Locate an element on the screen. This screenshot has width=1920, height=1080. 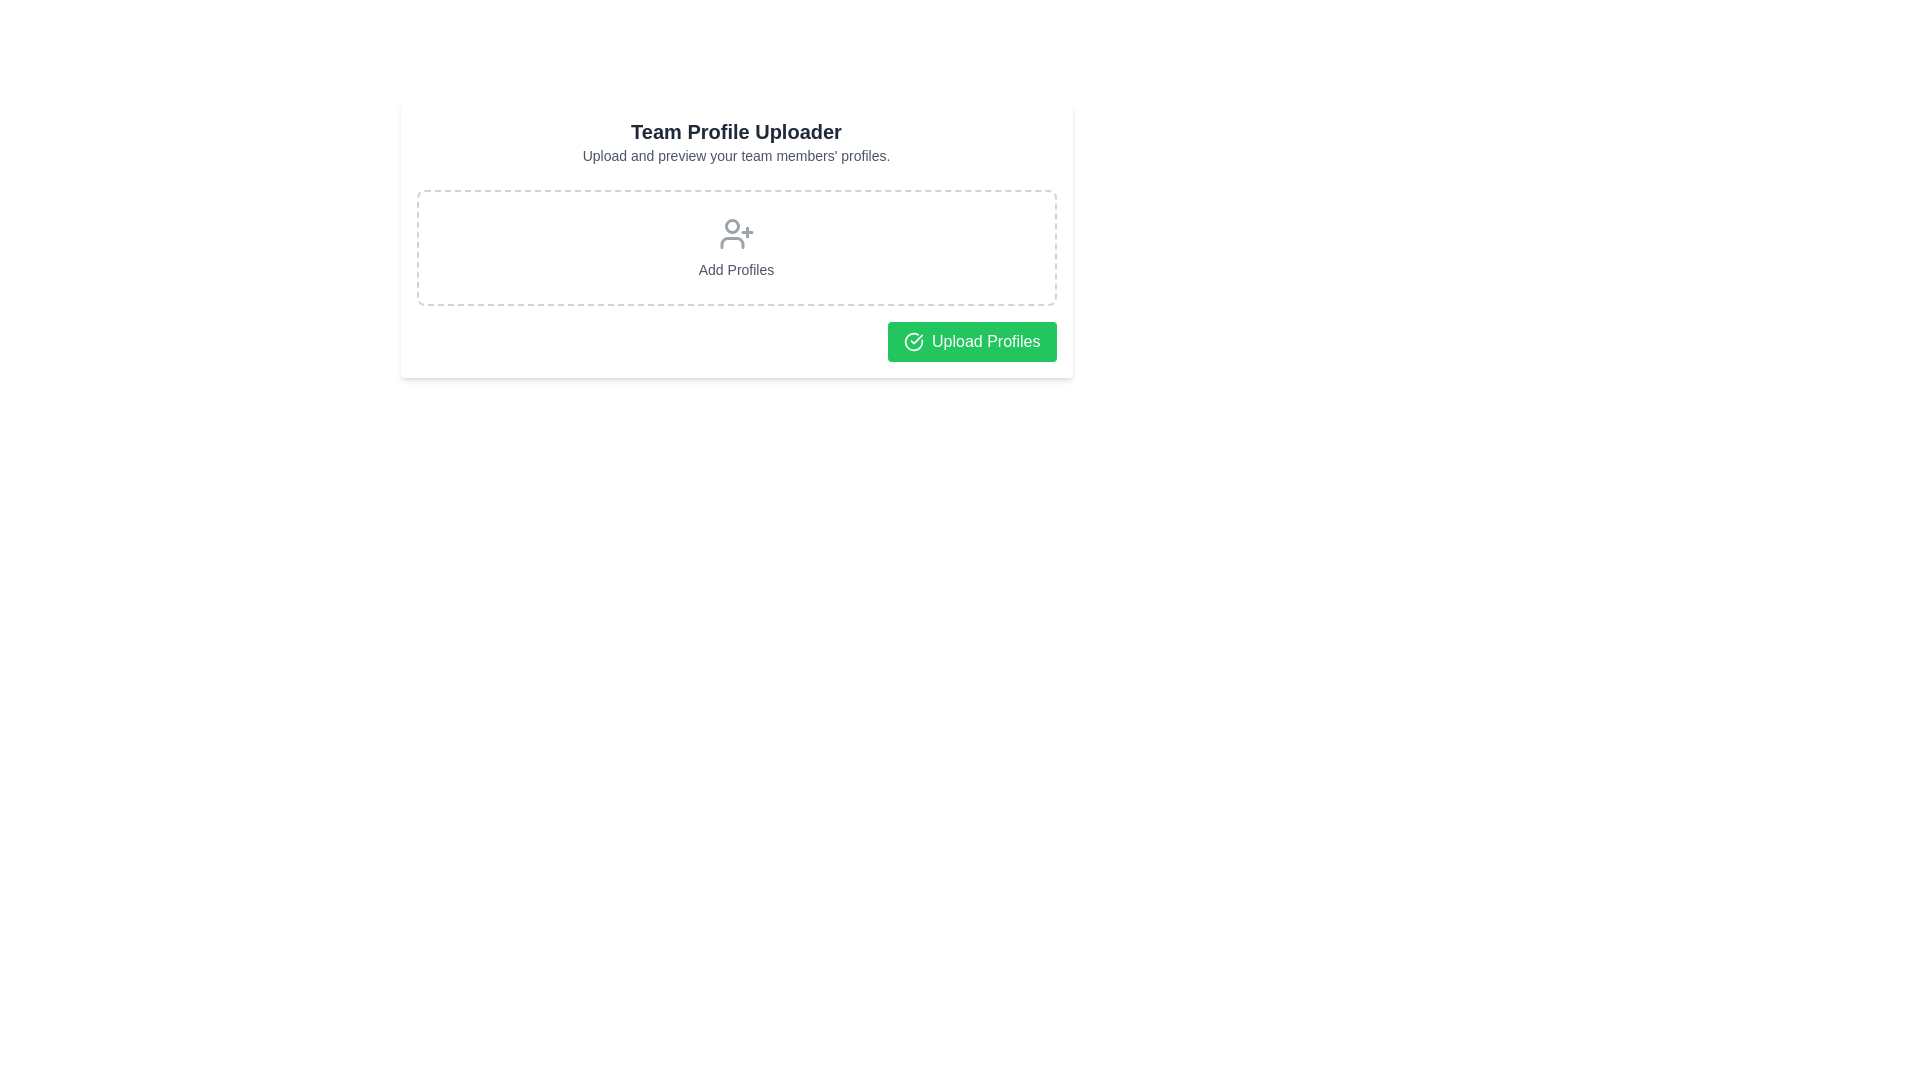
the SVG graphic icon that serves as a visual indicator to add profiles, located above the 'Add Profiles' text is located at coordinates (735, 233).